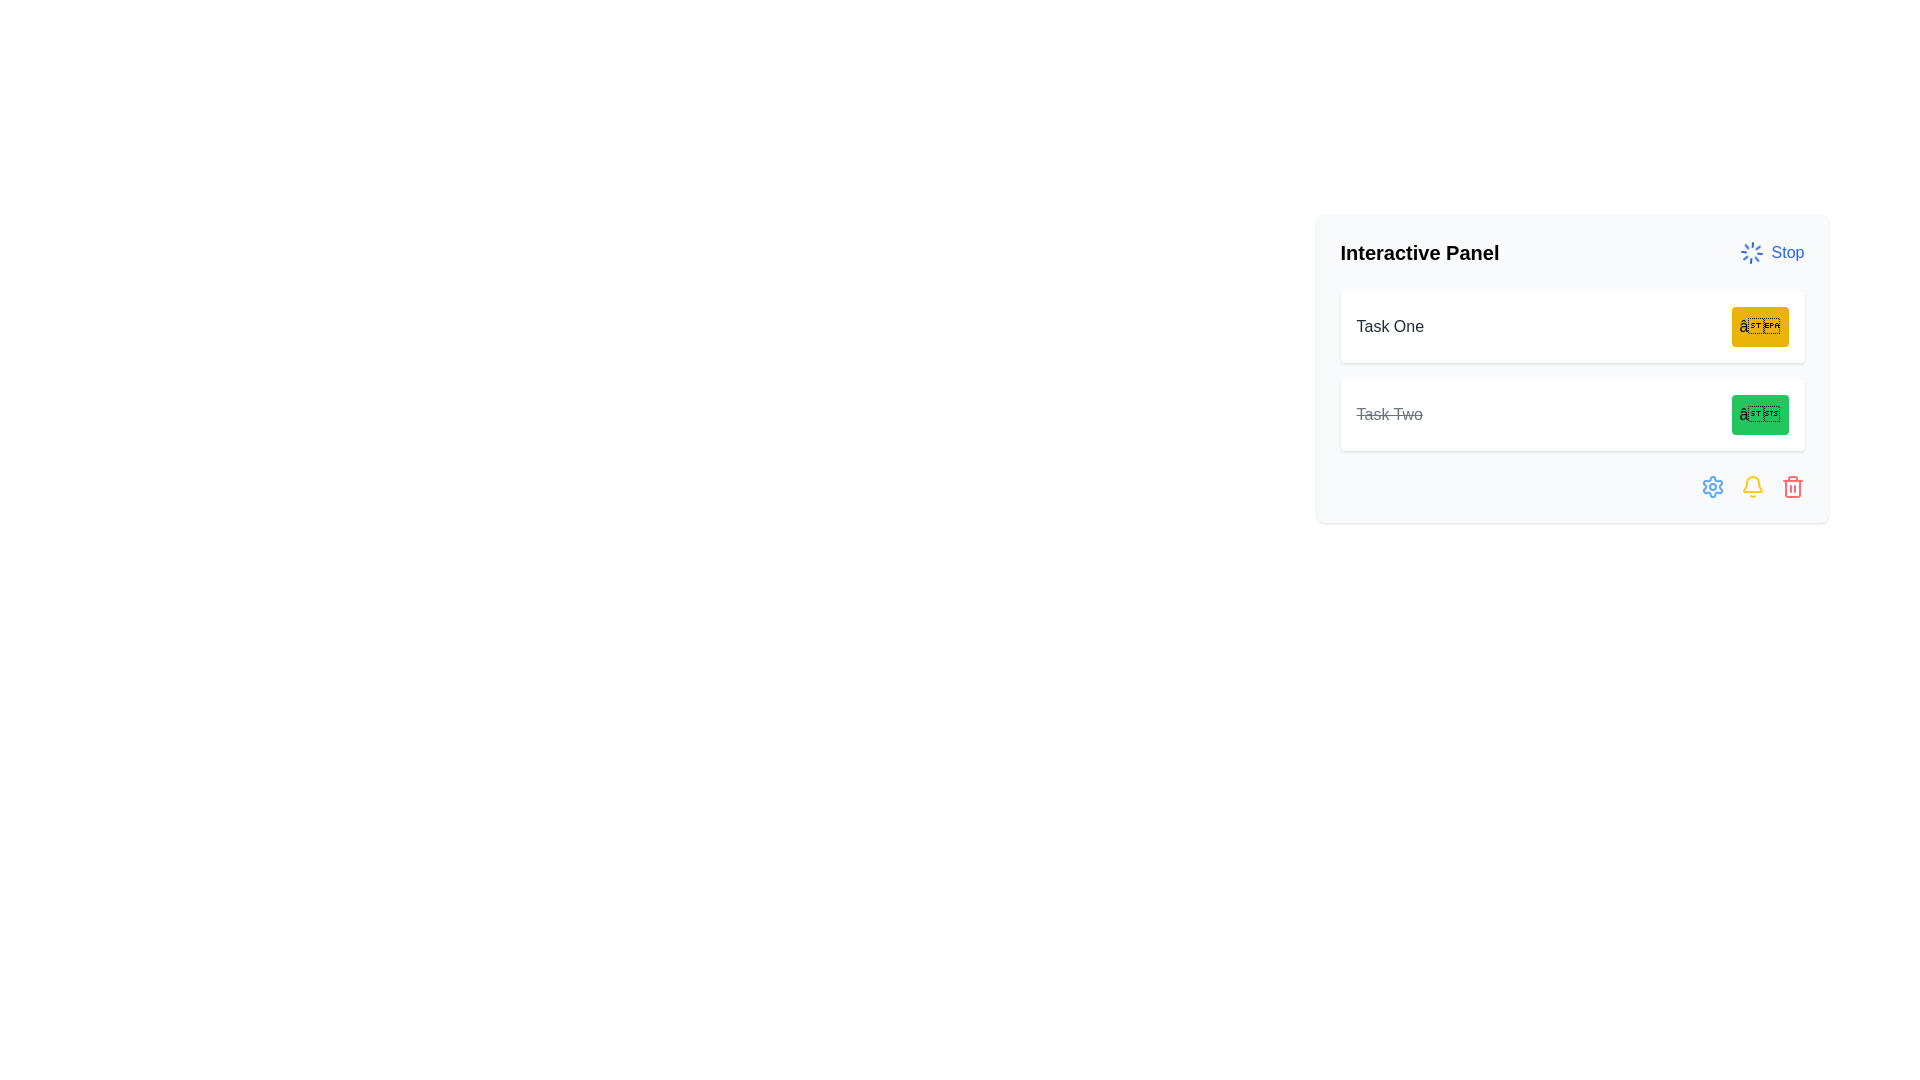 The width and height of the screenshot is (1920, 1080). Describe the element at coordinates (1571, 326) in the screenshot. I see `the first task item in the Interactive Panel` at that location.